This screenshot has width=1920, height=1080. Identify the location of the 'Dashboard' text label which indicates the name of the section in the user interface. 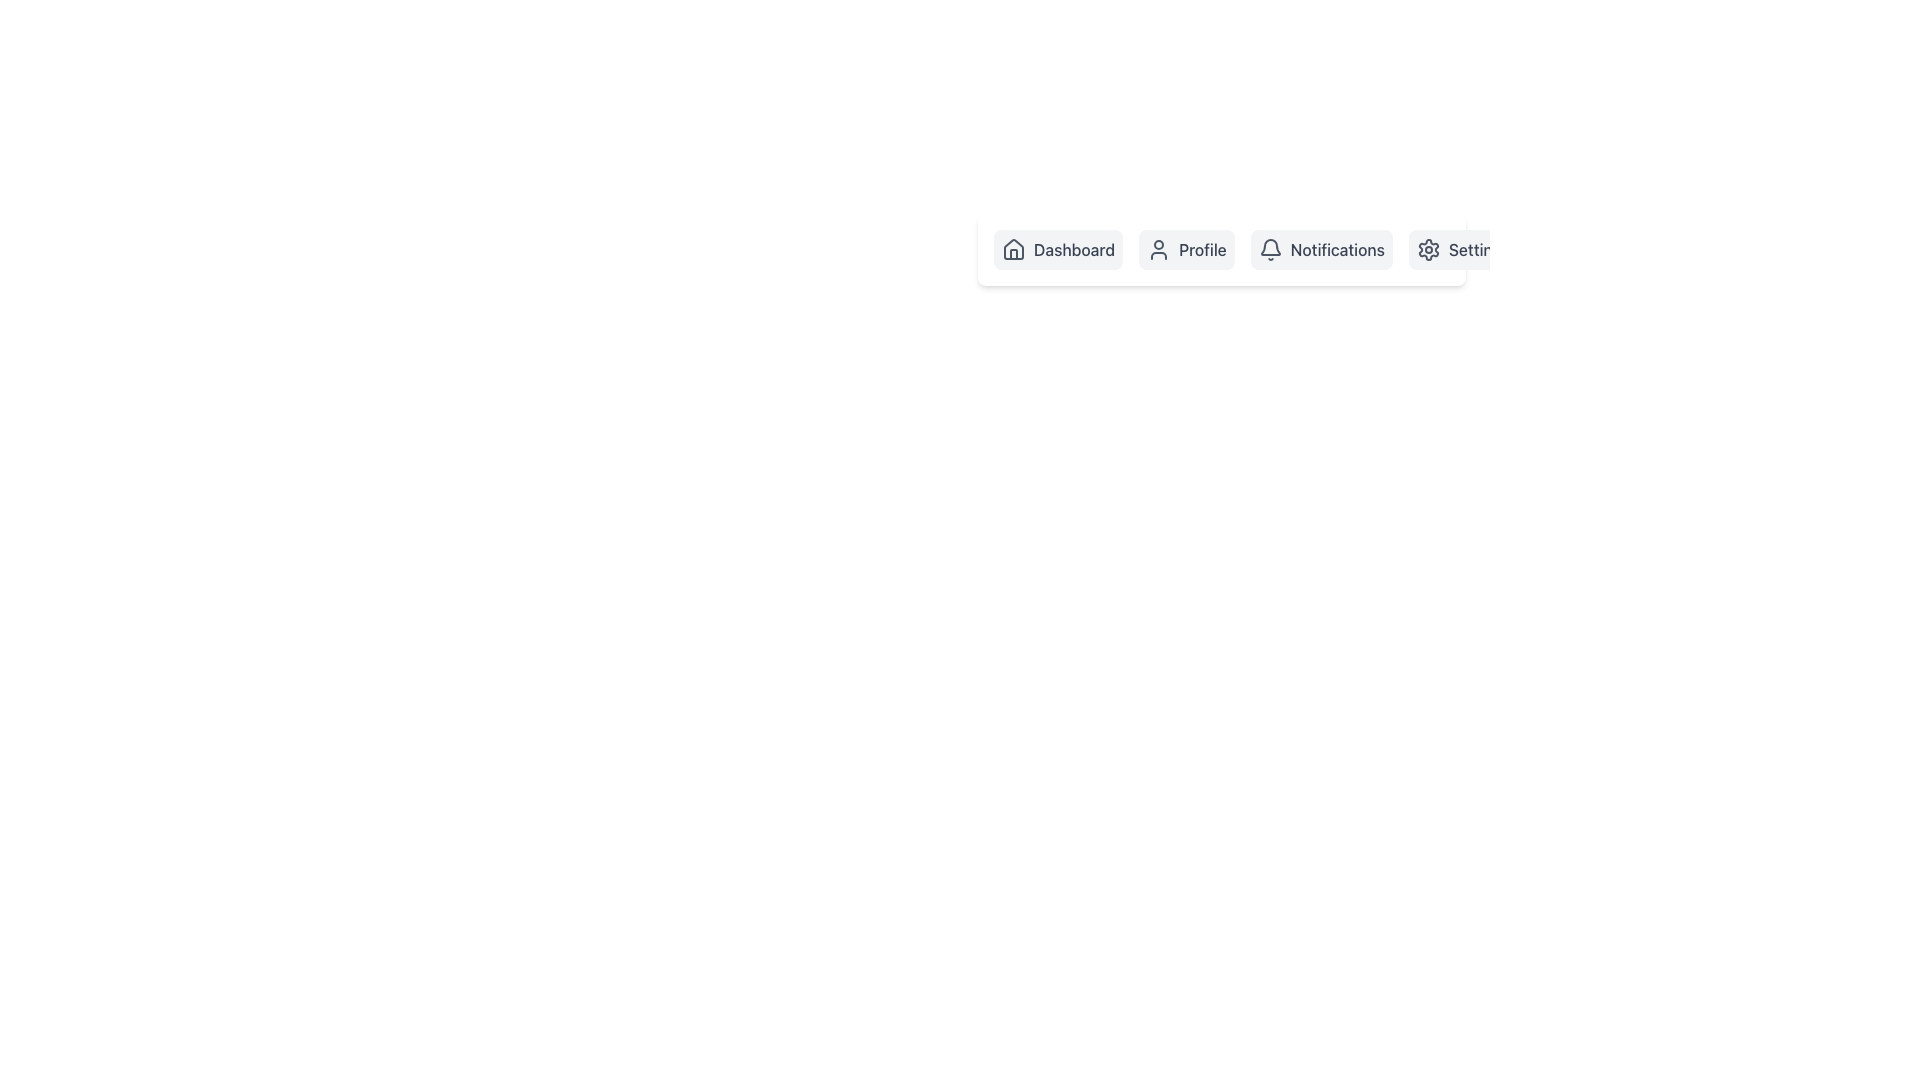
(1073, 249).